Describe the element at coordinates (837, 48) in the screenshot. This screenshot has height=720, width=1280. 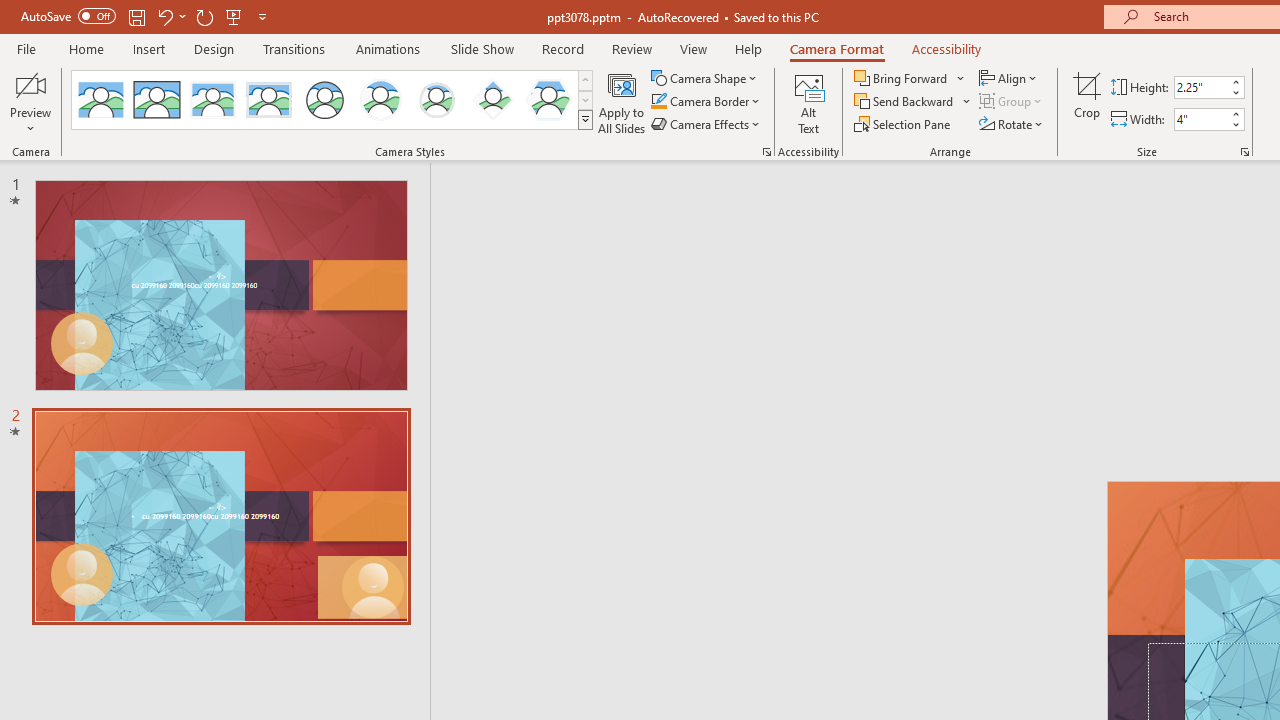
I see `'Camera Format'` at that location.